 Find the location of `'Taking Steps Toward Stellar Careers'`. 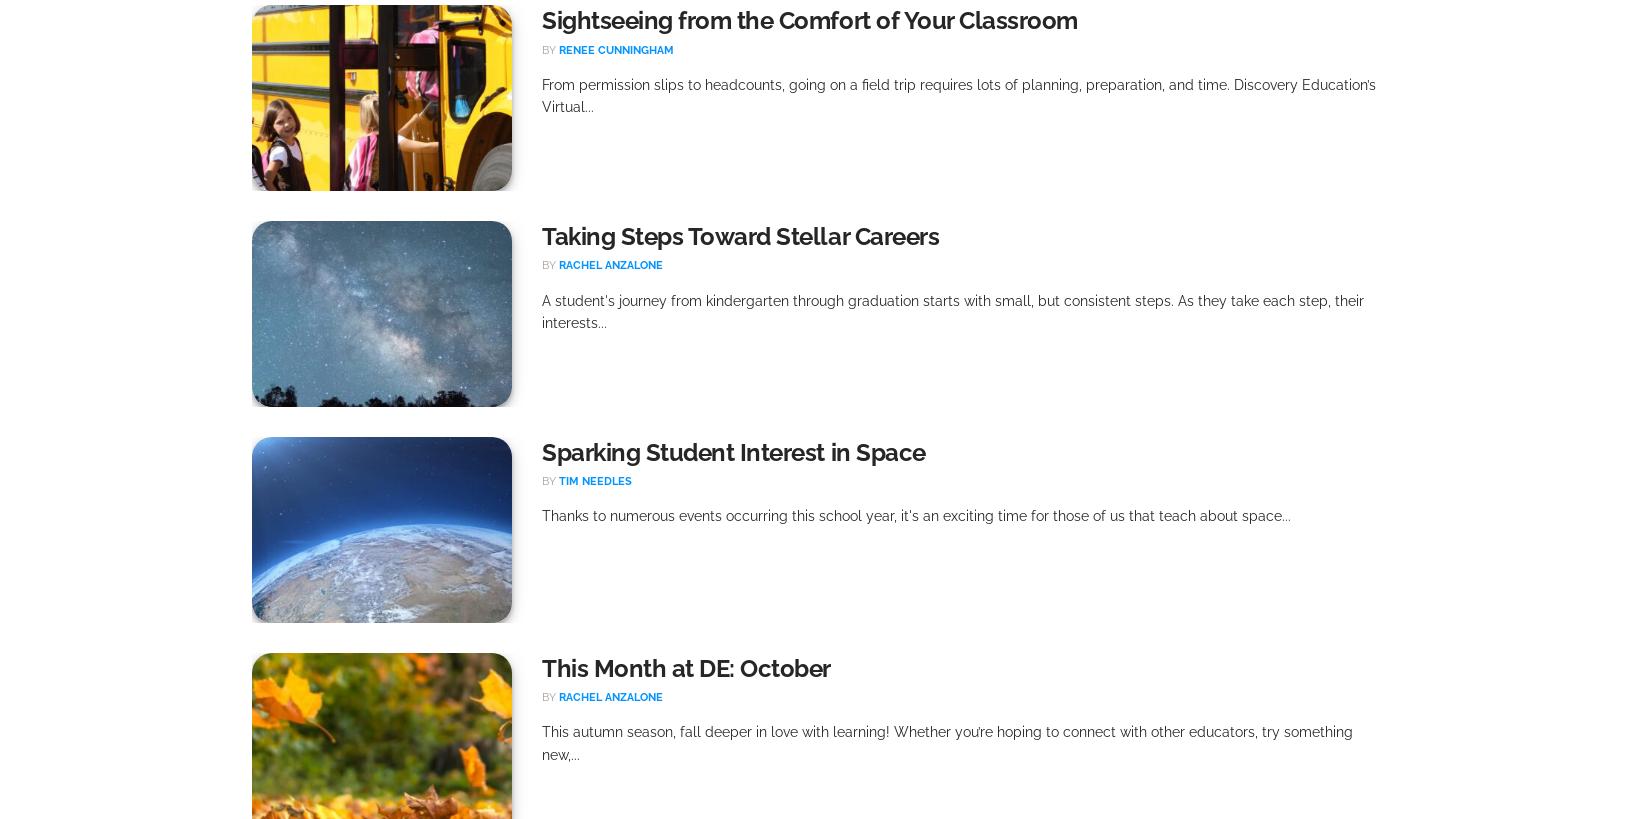

'Taking Steps Toward Stellar Careers' is located at coordinates (739, 235).